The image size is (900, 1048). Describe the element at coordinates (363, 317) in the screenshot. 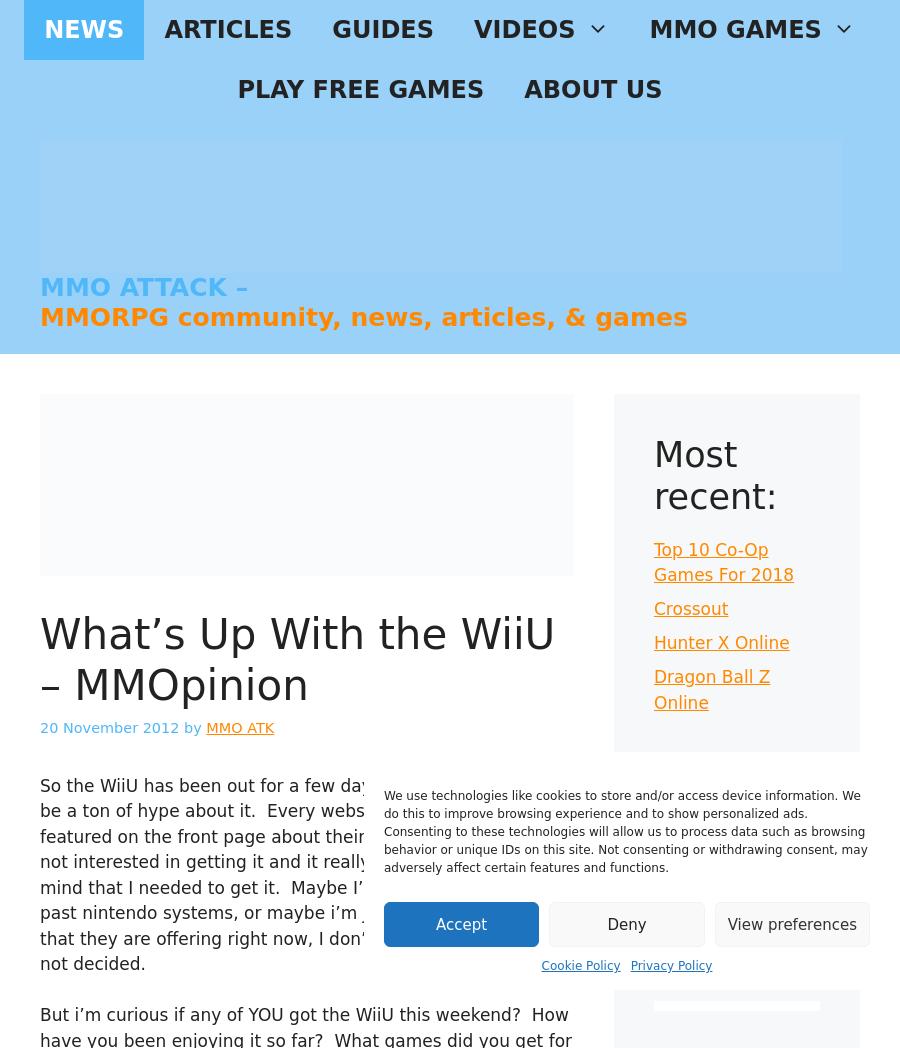

I see `'MMORPG community, news, articles, & games'` at that location.